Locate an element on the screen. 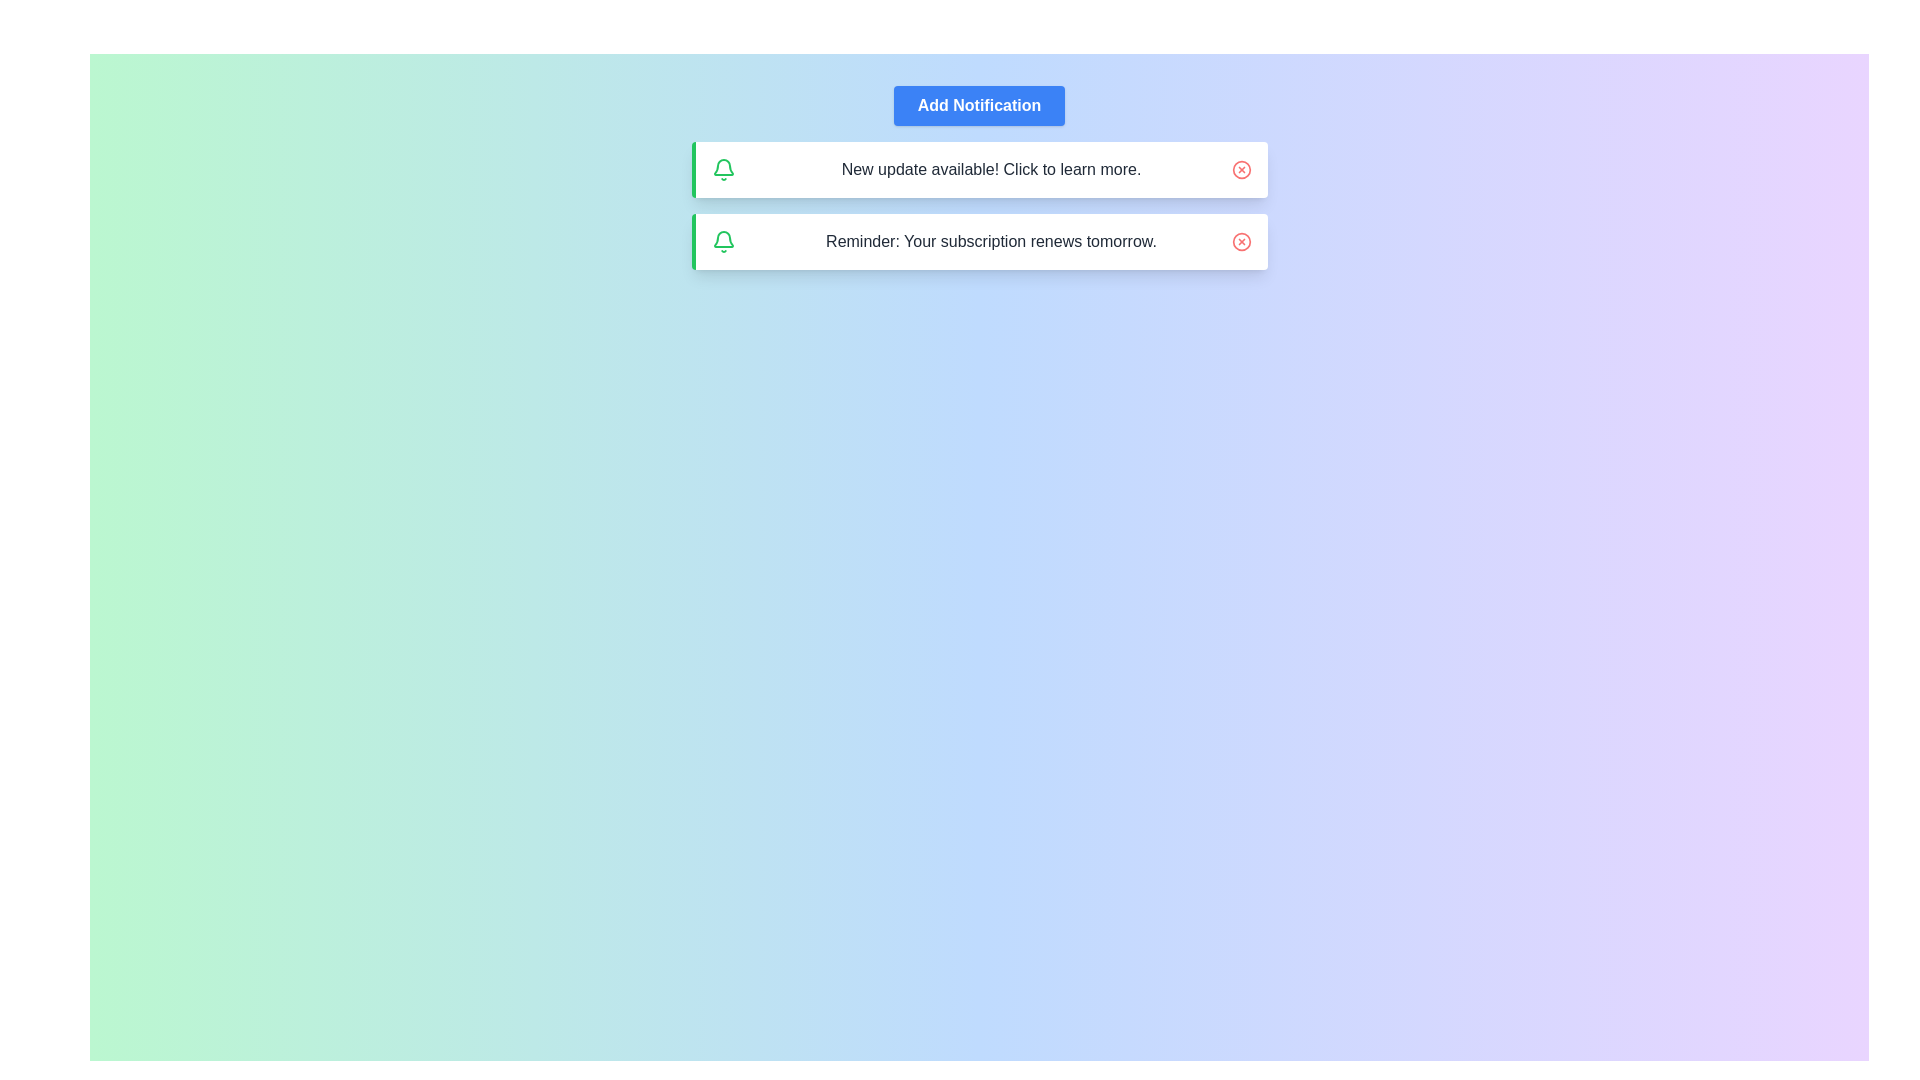 The image size is (1920, 1080). the 'Add Notification' button to add a new notification is located at coordinates (979, 105).